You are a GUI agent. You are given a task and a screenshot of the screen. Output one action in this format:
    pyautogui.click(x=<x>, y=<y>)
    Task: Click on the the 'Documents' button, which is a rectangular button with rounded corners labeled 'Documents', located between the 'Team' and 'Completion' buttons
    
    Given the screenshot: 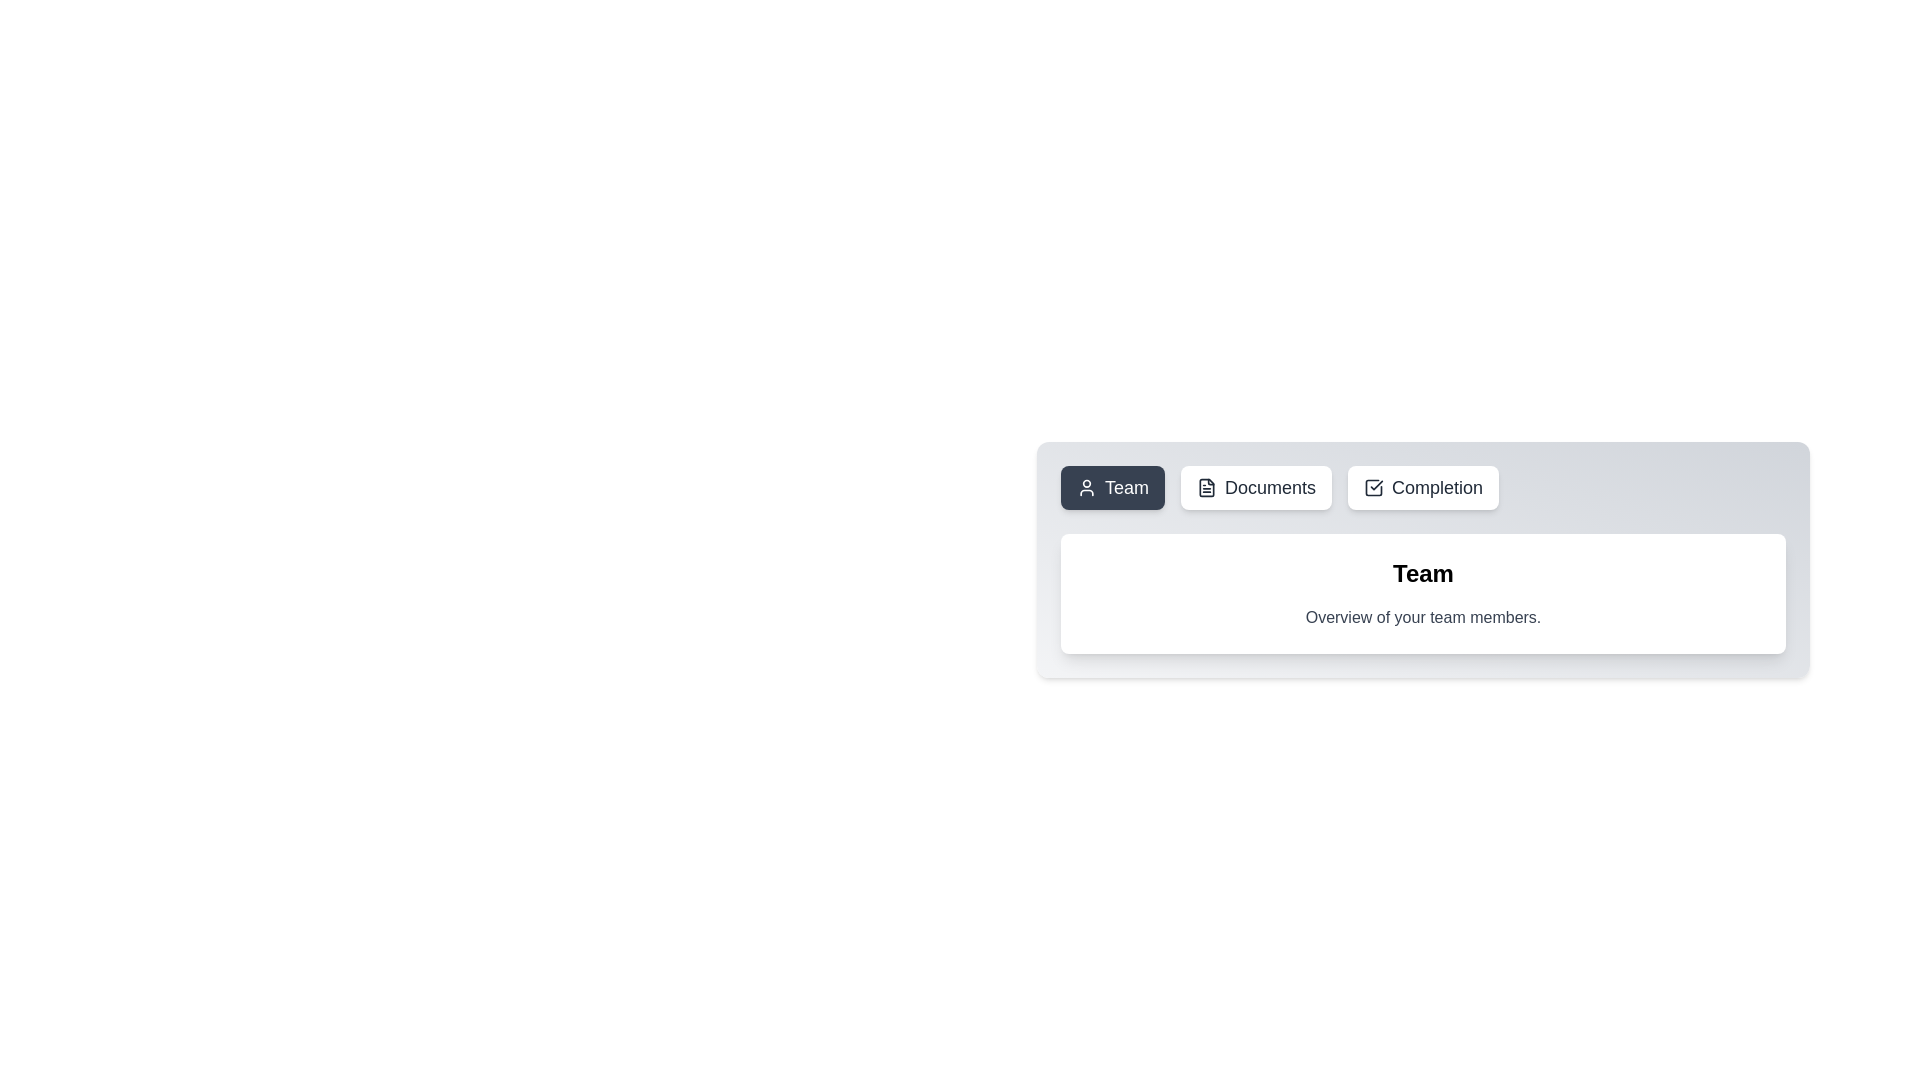 What is the action you would take?
    pyautogui.click(x=1255, y=488)
    